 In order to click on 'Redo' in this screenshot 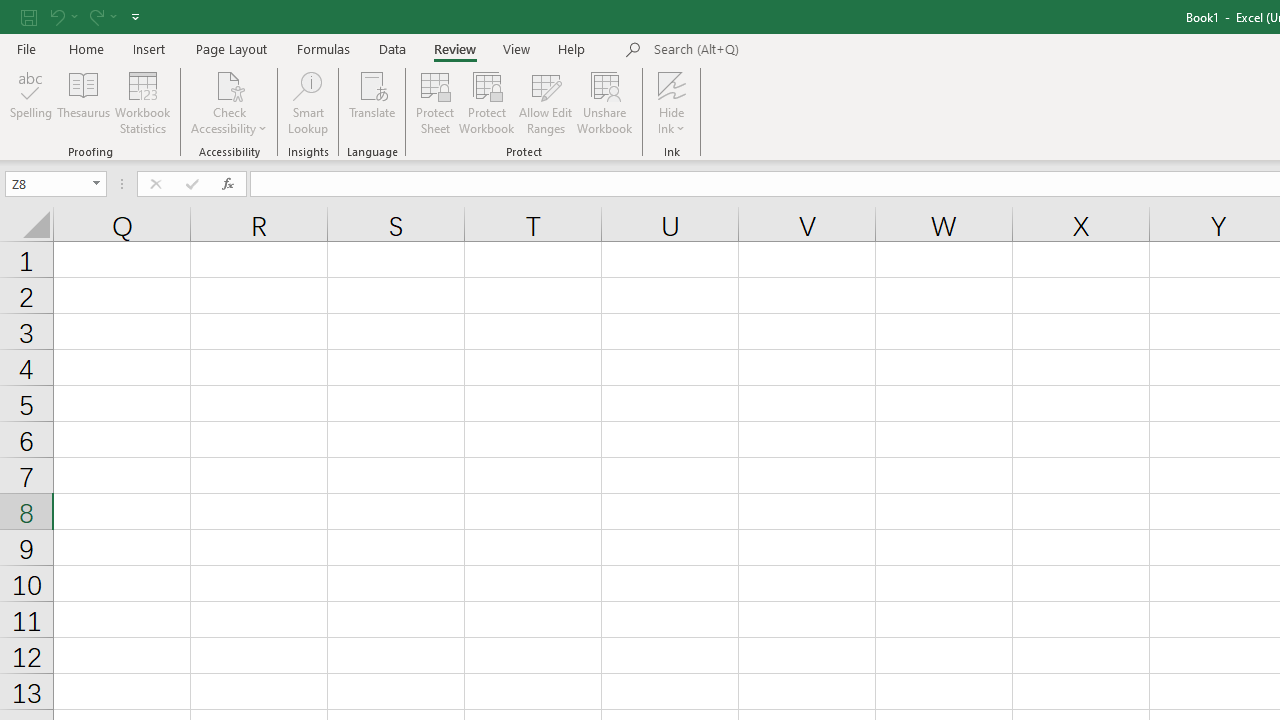, I will do `click(94, 16)`.